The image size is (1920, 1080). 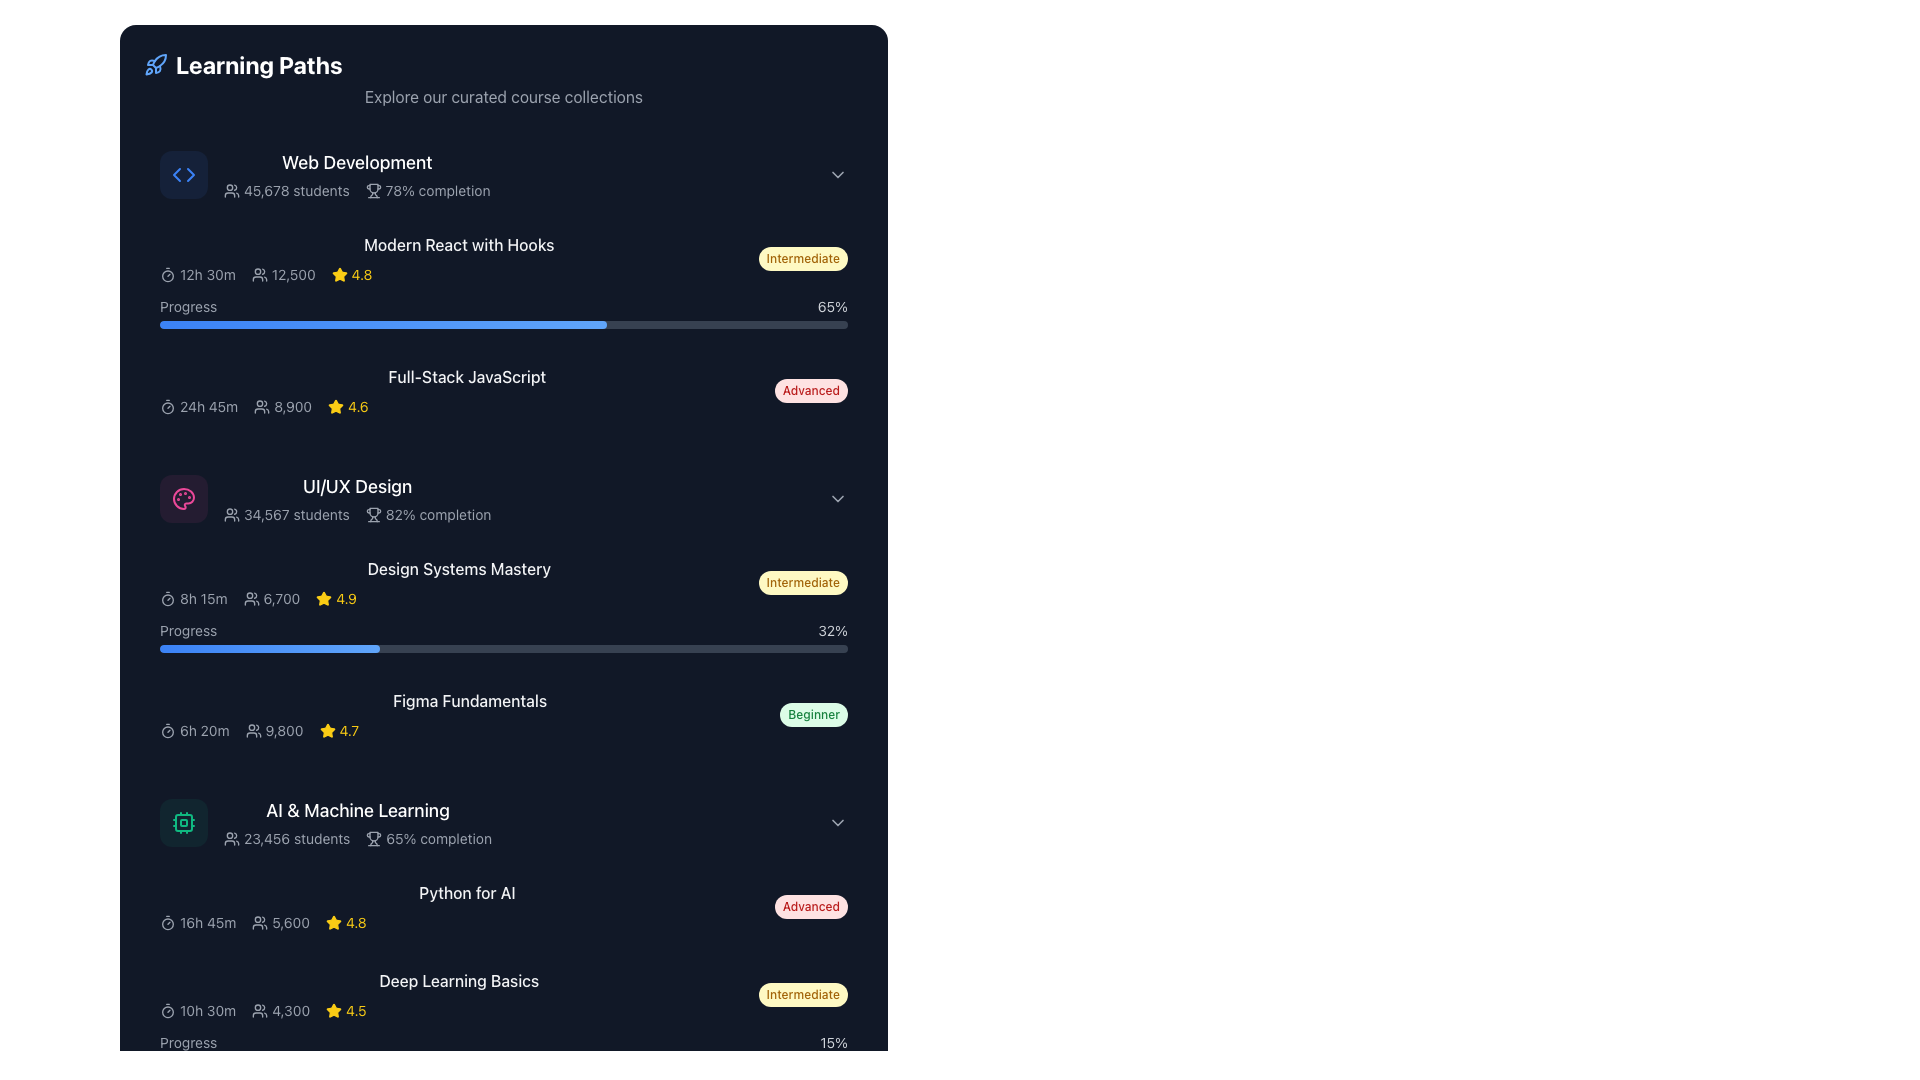 What do you see at coordinates (339, 274) in the screenshot?
I see `the star rating icon located to the left of the numeric rating '4.8' in the 'Modern React with Hooks' section of the 'Web Development' category for detailed information or action` at bounding box center [339, 274].